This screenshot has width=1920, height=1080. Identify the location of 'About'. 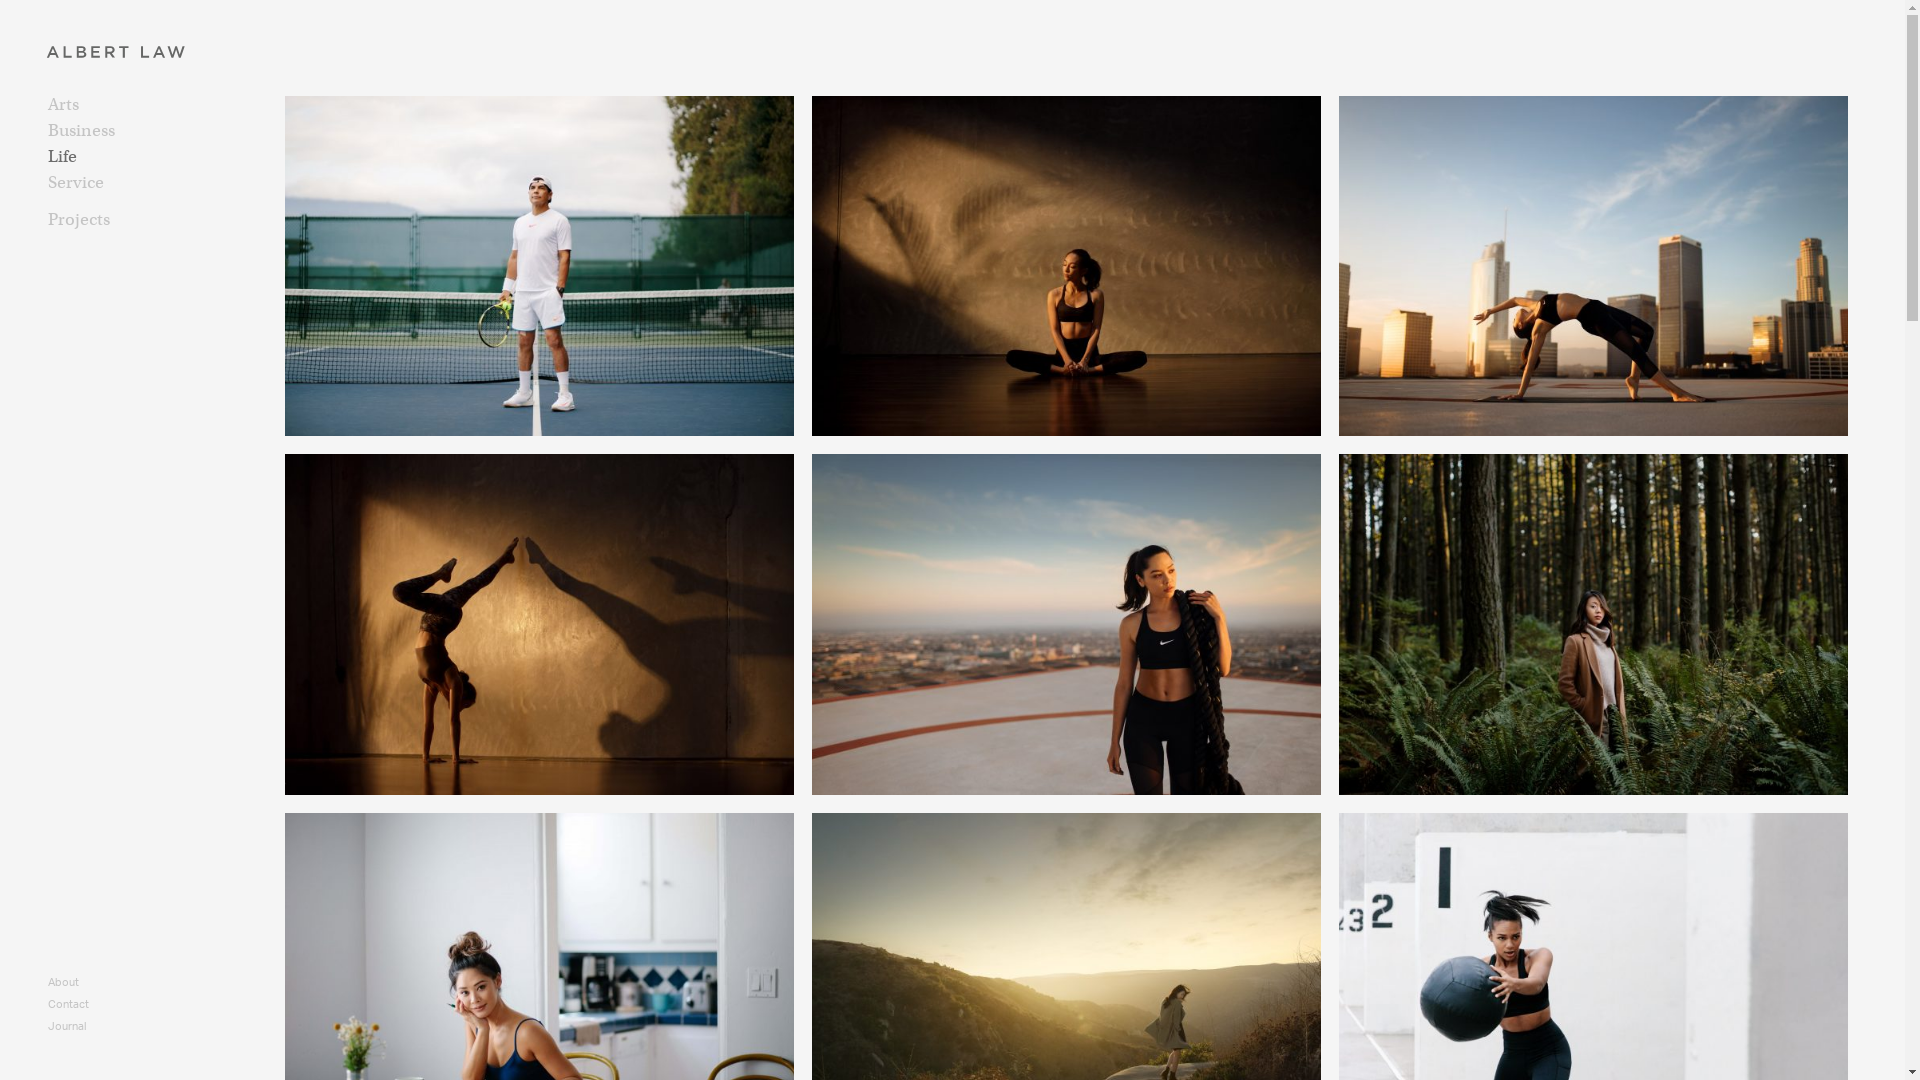
(63, 981).